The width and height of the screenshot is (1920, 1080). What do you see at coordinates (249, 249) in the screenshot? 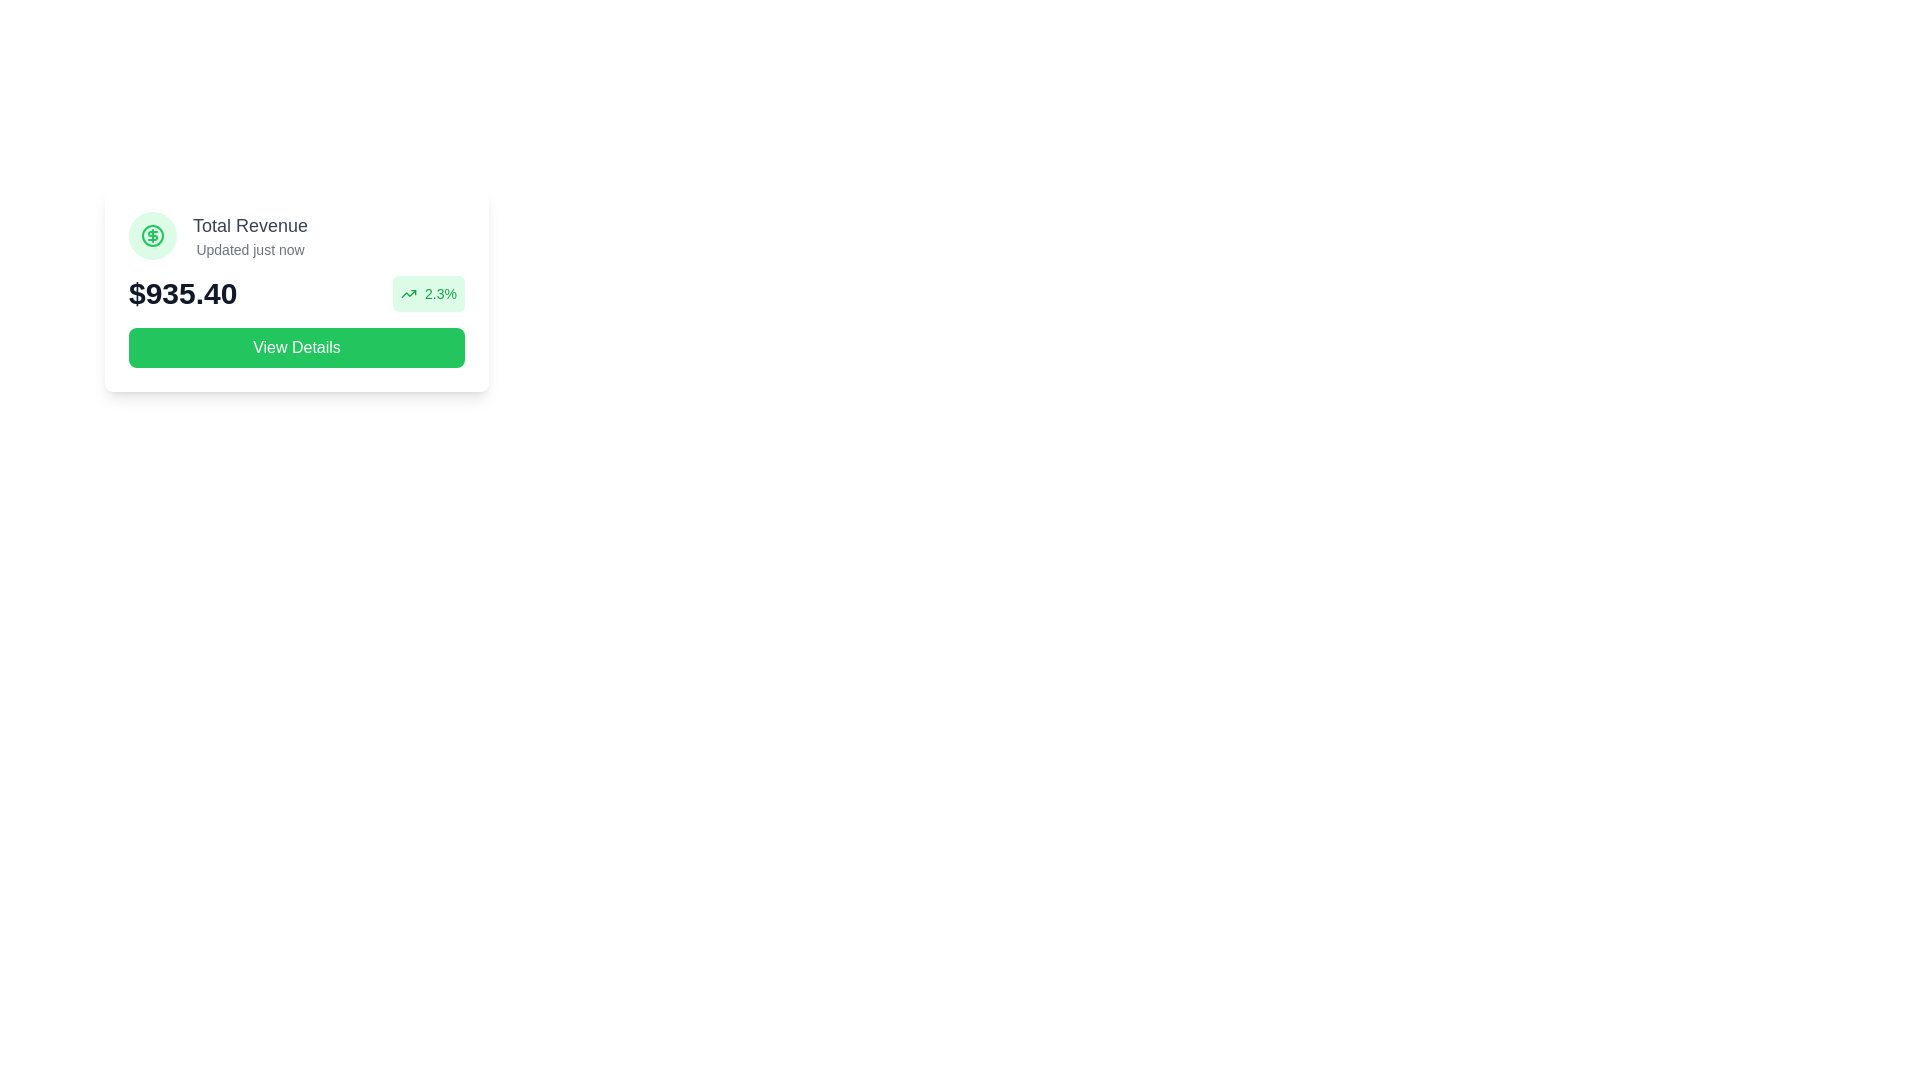
I see `the text label displaying 'Updated just now', which is styled with a small gray font and located below the 'Total Revenue' heading` at bounding box center [249, 249].